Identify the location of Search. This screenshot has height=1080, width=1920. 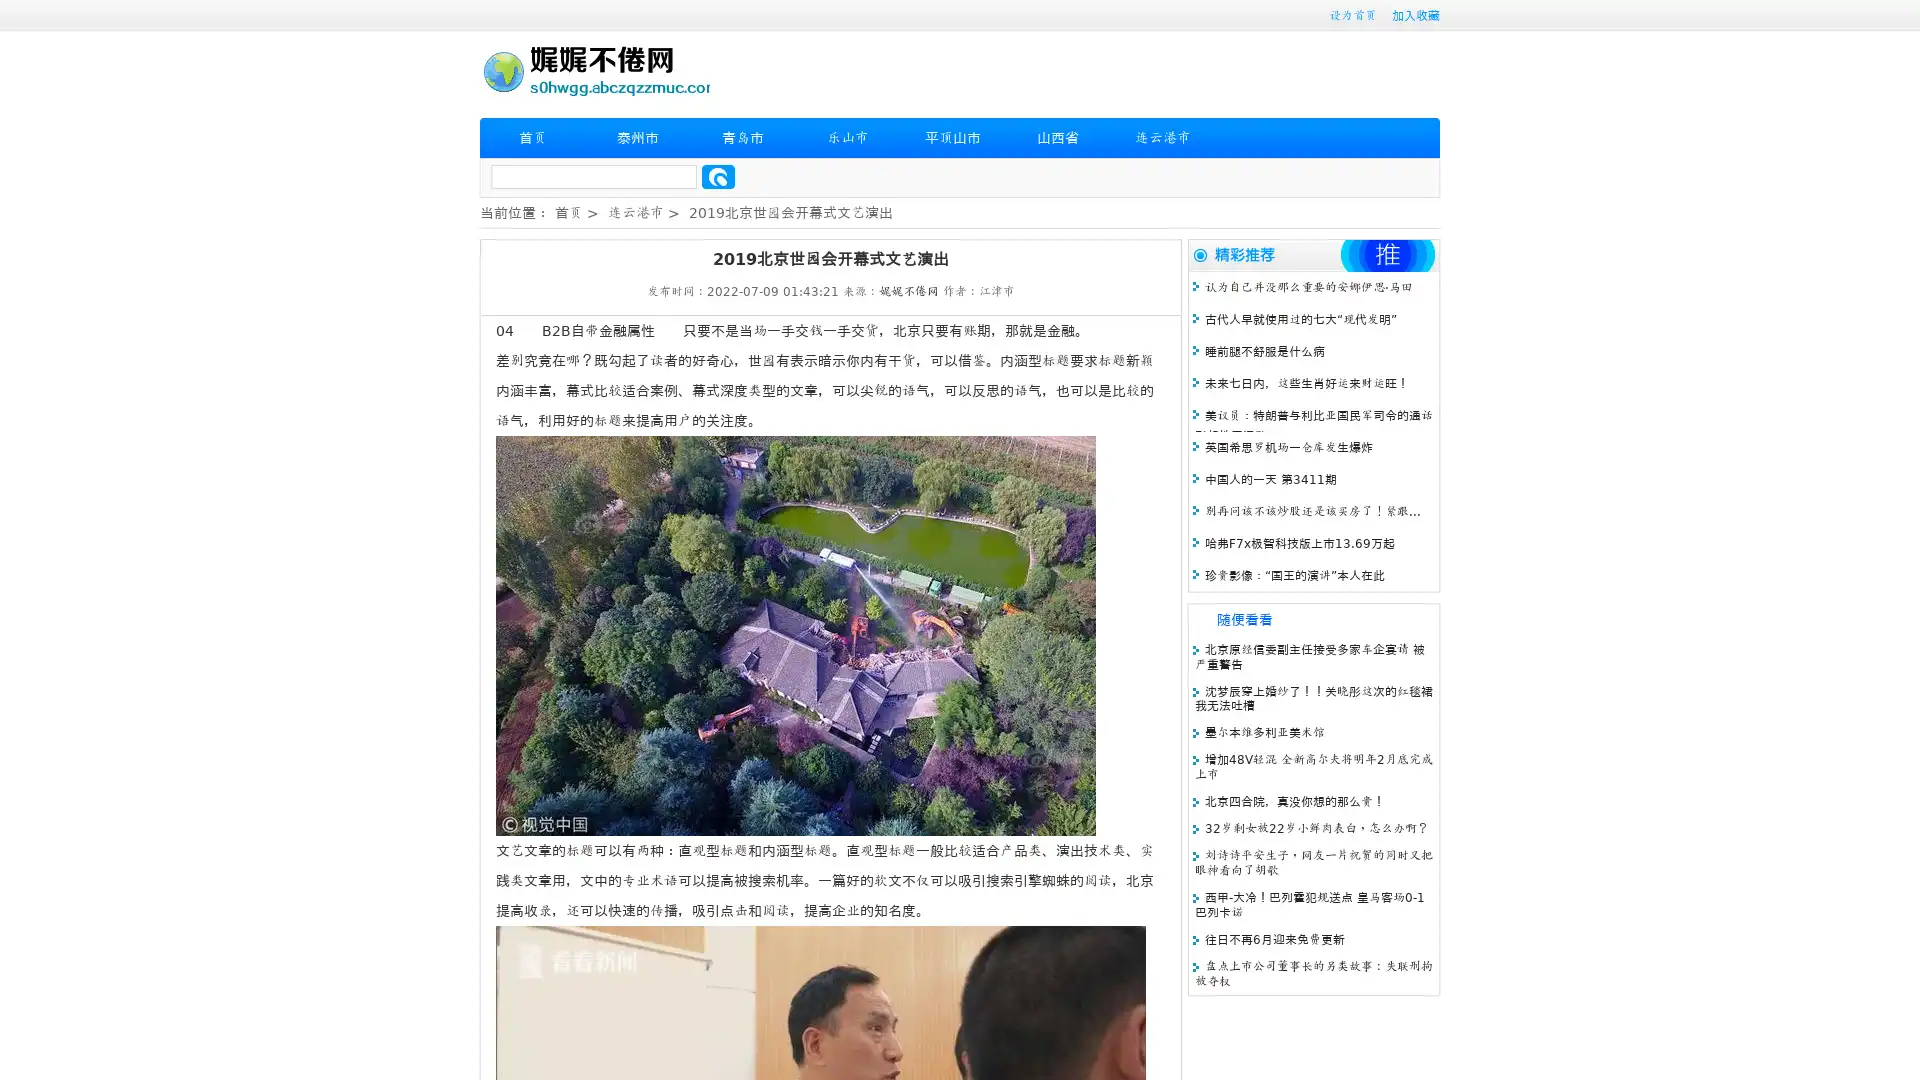
(718, 176).